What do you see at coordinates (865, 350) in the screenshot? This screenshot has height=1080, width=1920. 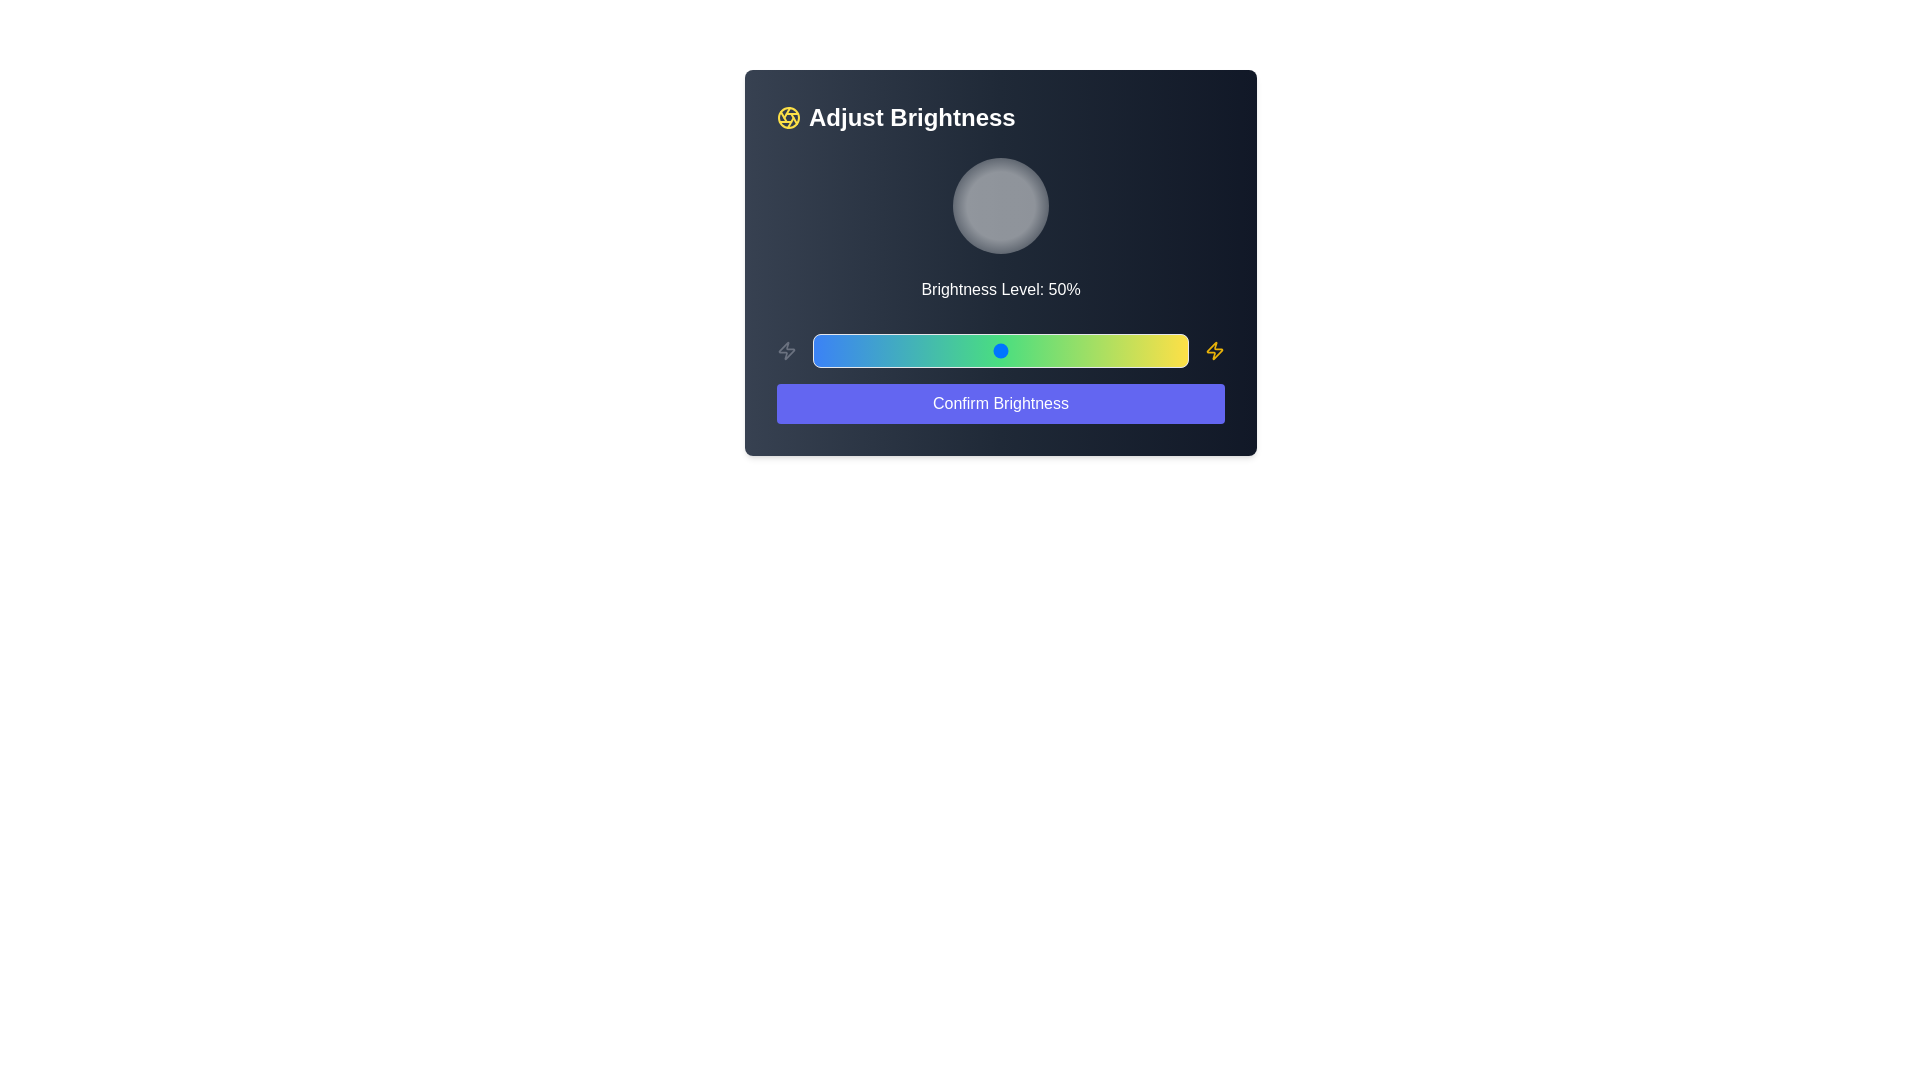 I see `the brightness slider to 14%` at bounding box center [865, 350].